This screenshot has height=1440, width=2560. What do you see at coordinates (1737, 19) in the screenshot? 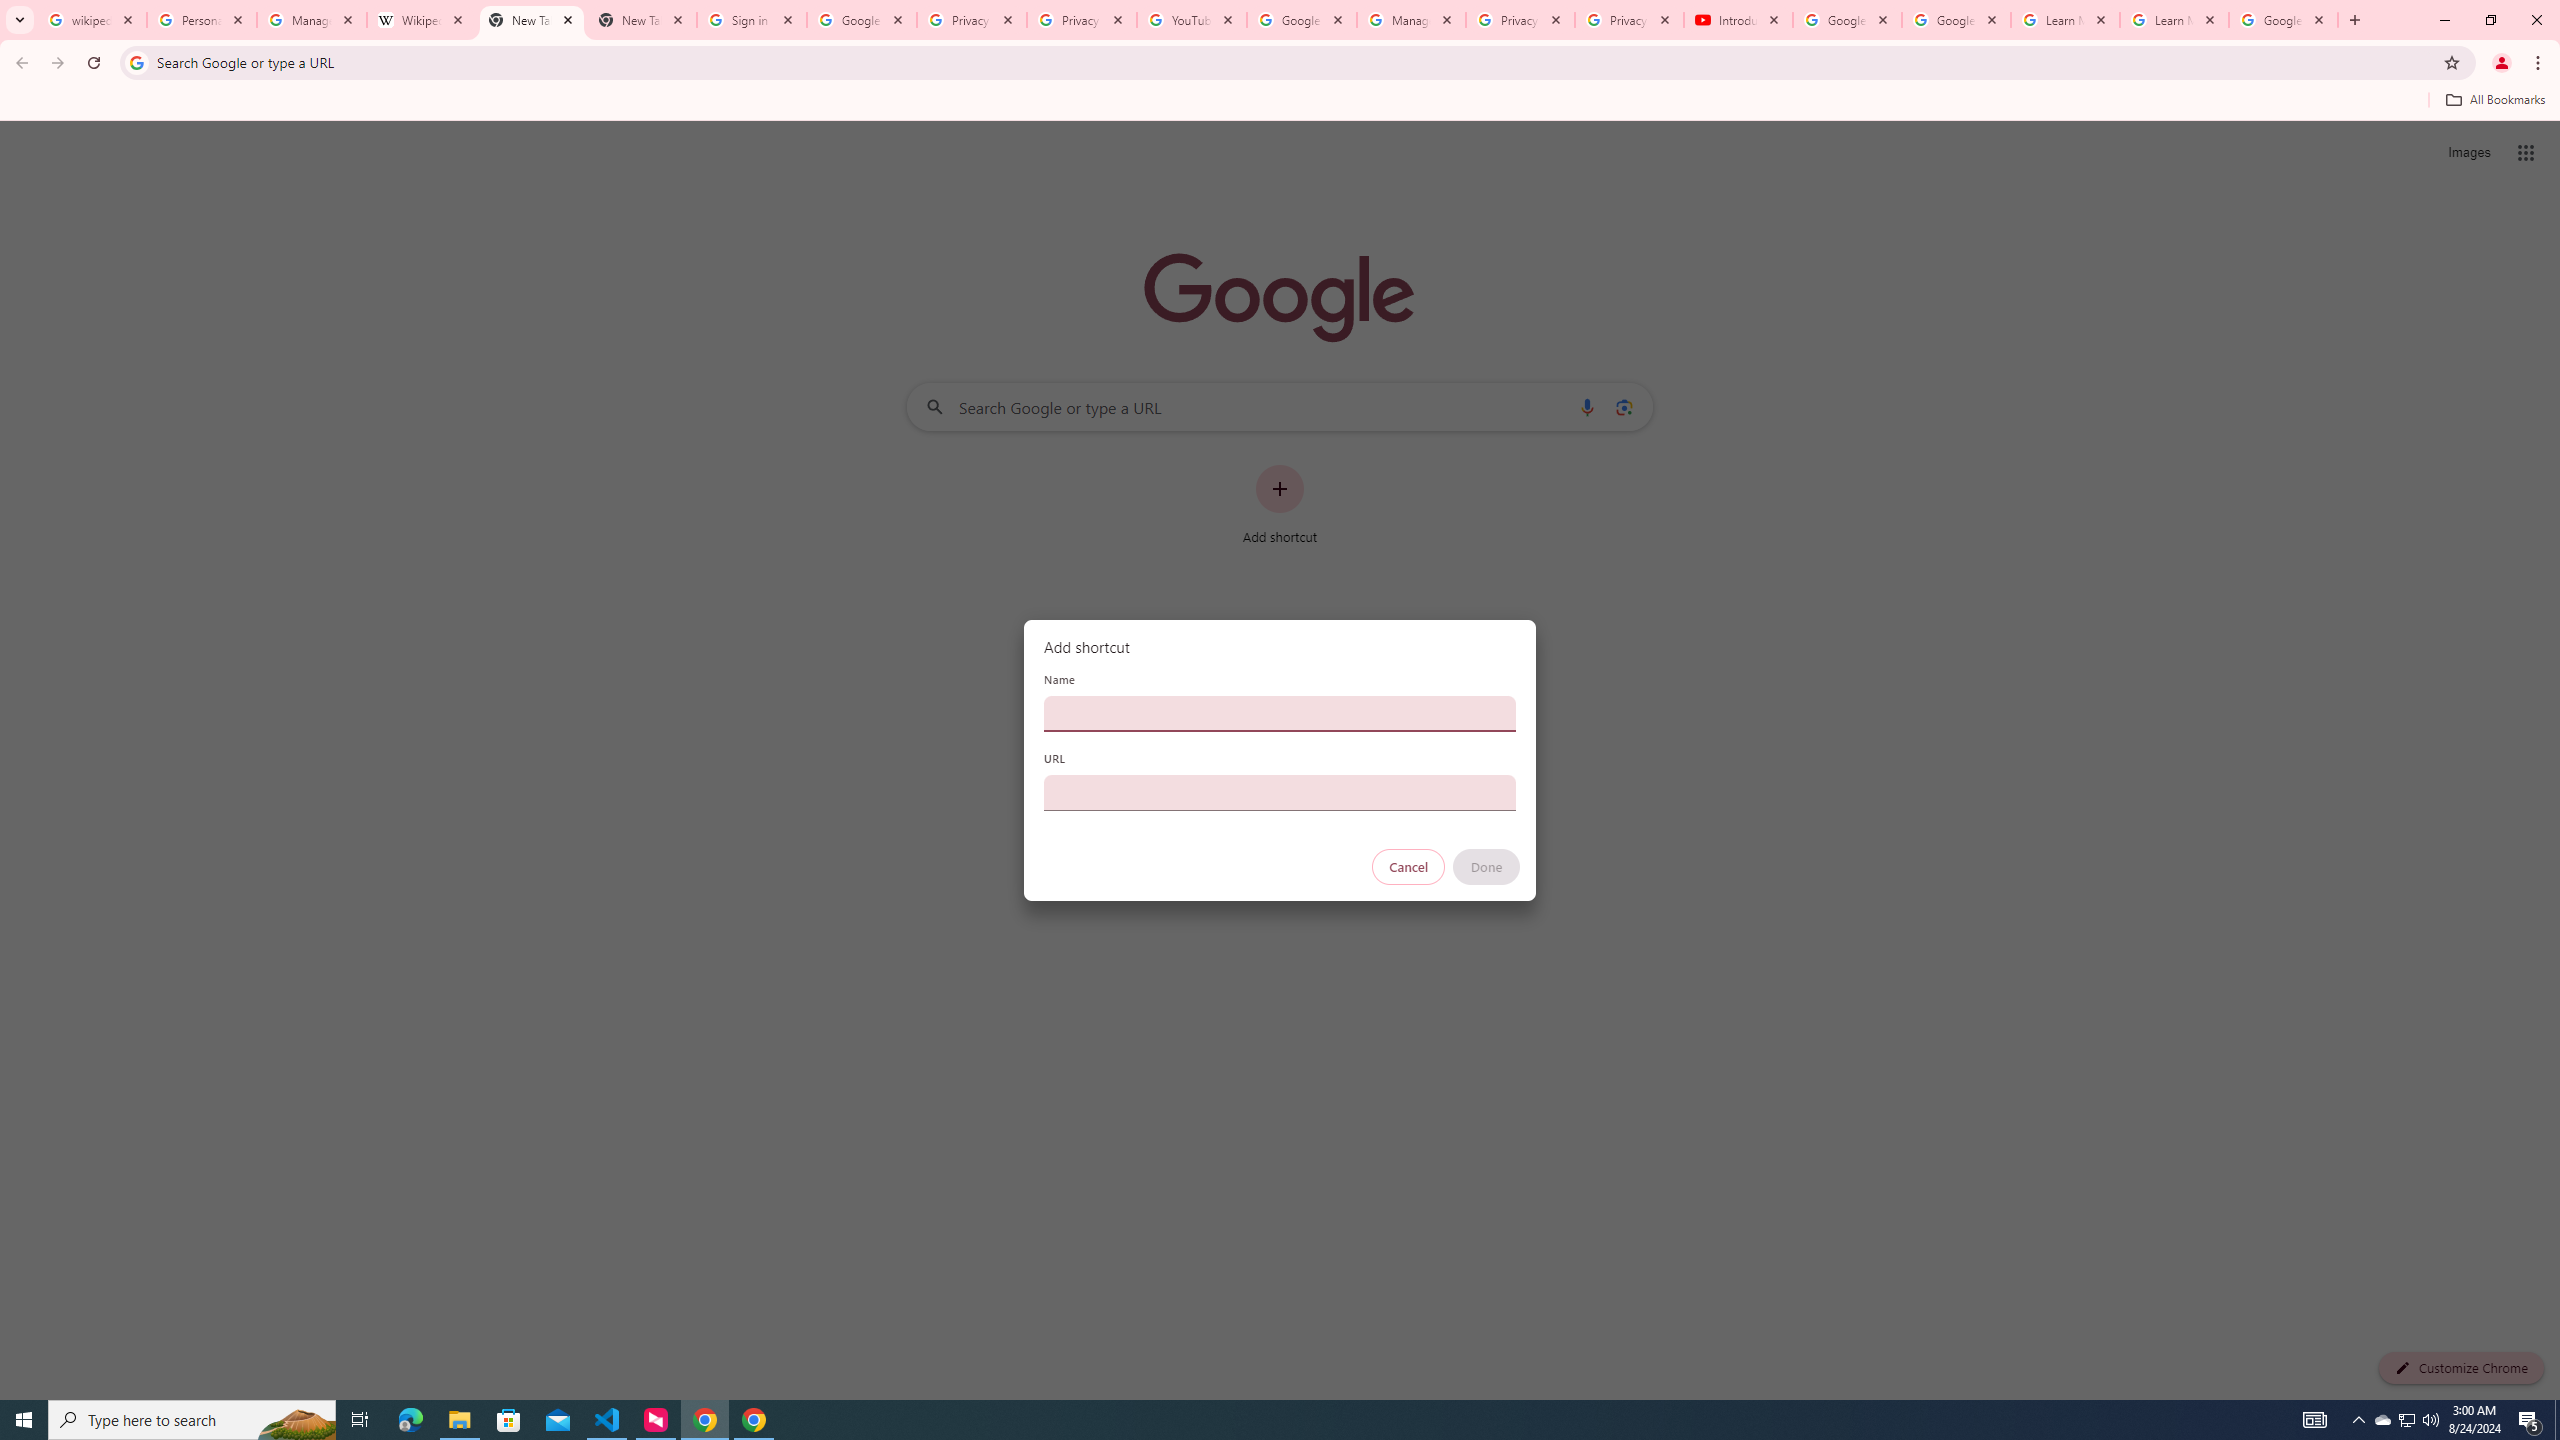
I see `'Introduction | Google Privacy Policy - YouTube'` at bounding box center [1737, 19].